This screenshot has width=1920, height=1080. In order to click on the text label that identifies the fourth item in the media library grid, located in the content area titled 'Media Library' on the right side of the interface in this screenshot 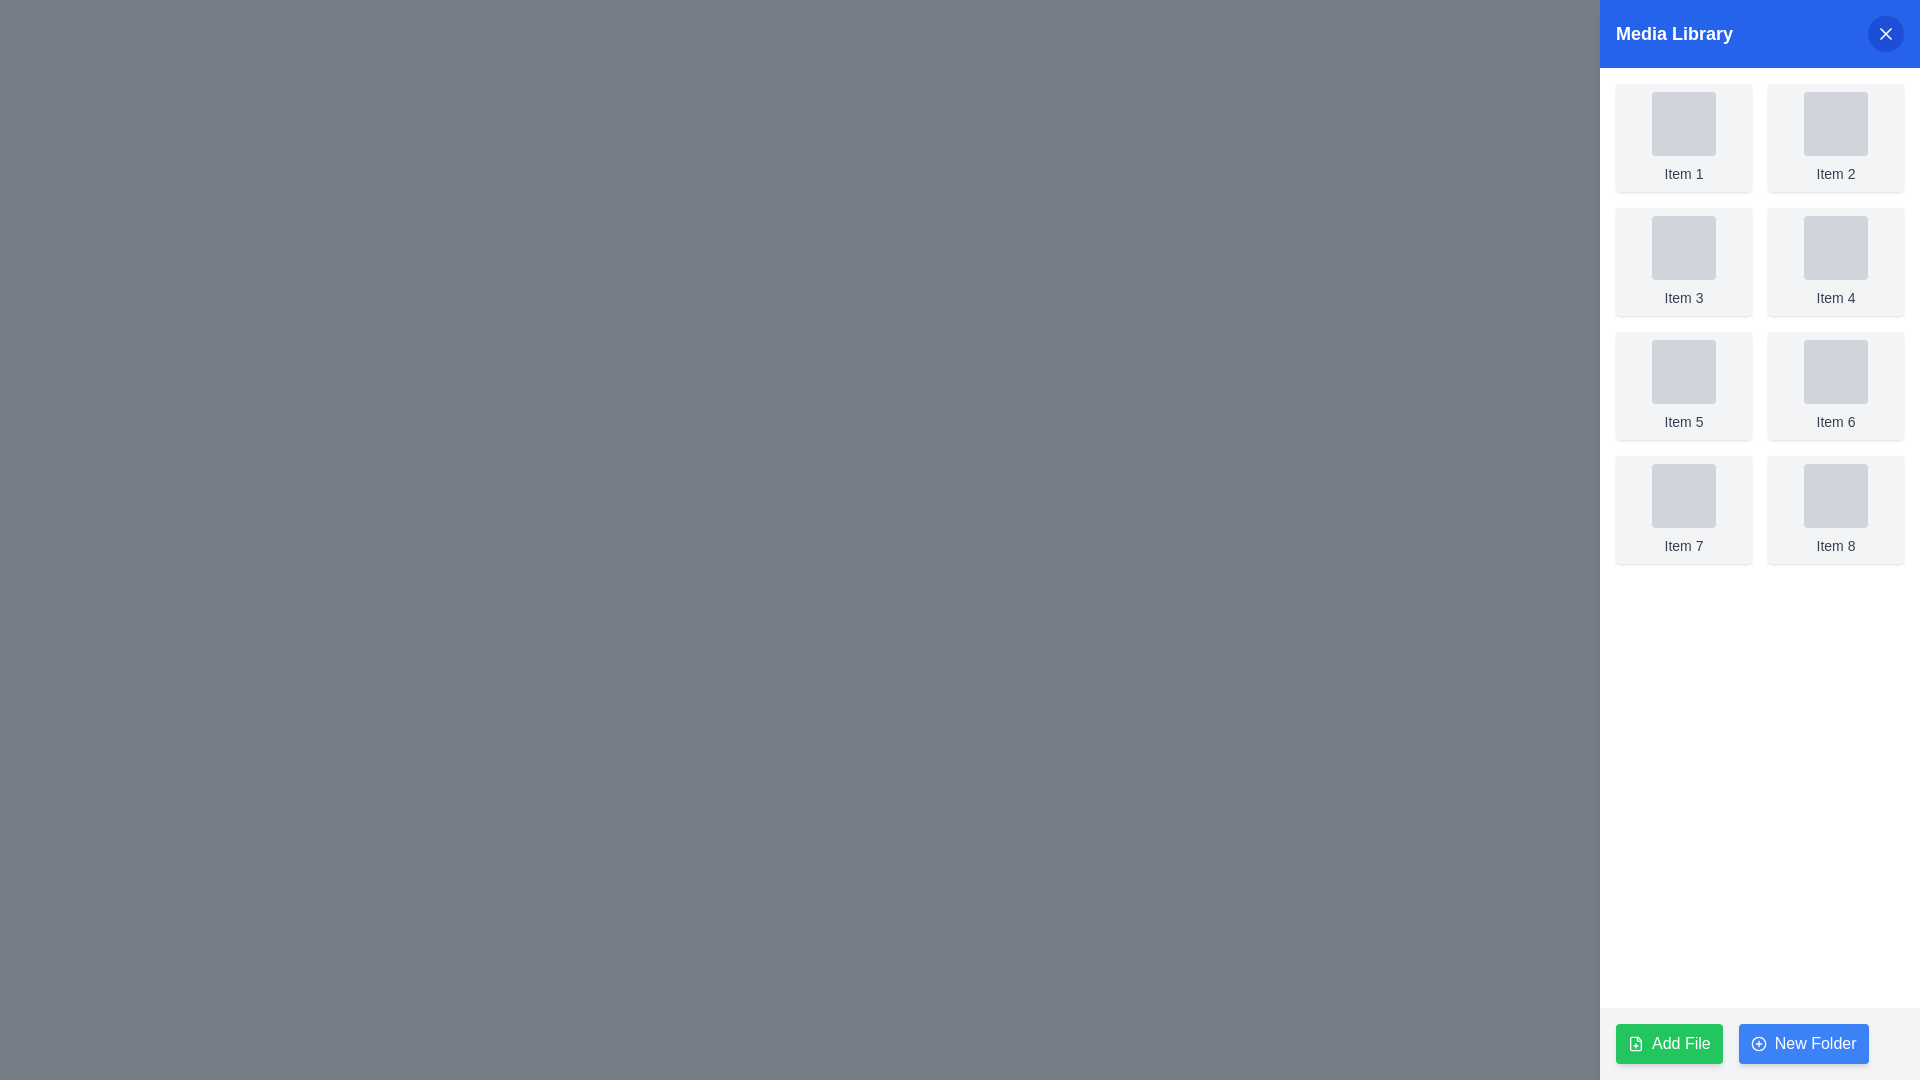, I will do `click(1835, 297)`.